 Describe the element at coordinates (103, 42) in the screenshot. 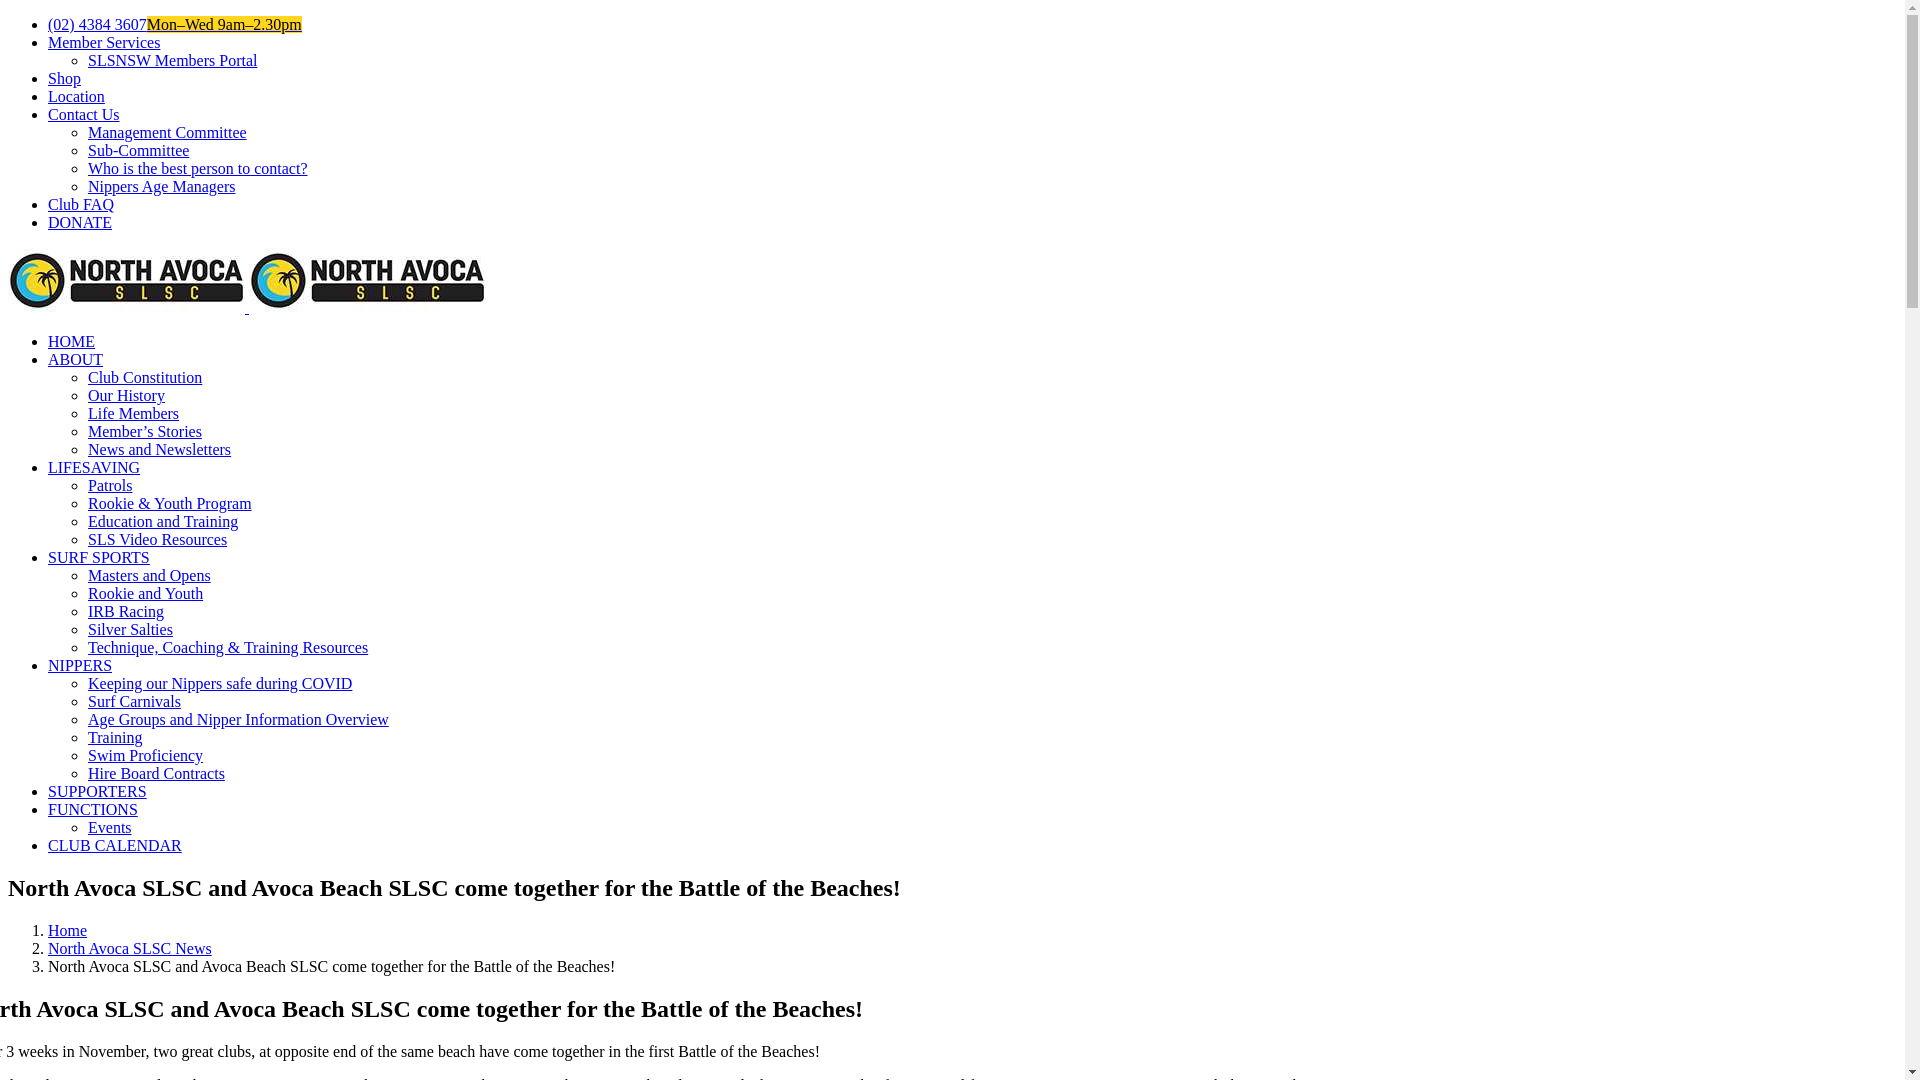

I see `'Member Services'` at that location.